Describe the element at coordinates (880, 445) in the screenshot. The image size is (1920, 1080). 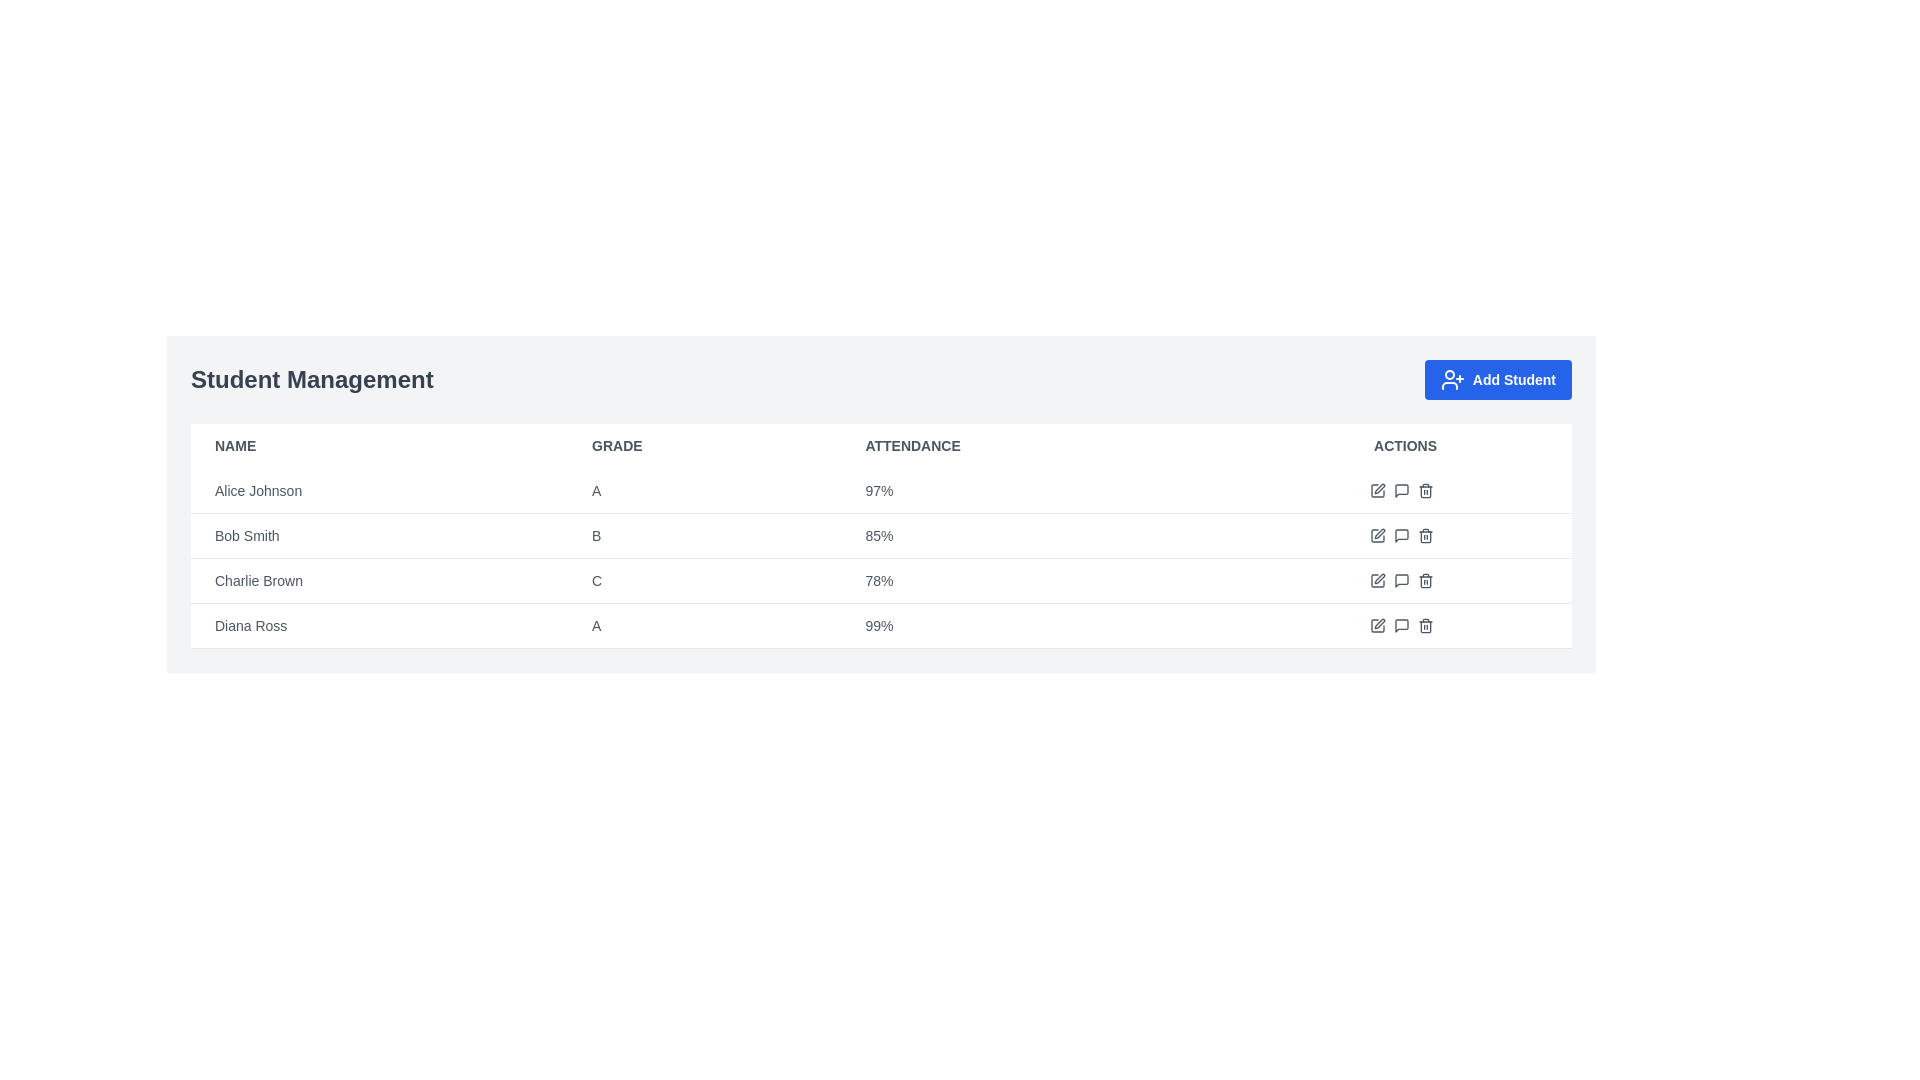
I see `the Table Header Row containing the labels 'NAME', 'GRADE', 'ATTENDANCE', and 'ACTIONS', which is styled with uppercase letters and has a white background with dark gray font color` at that location.